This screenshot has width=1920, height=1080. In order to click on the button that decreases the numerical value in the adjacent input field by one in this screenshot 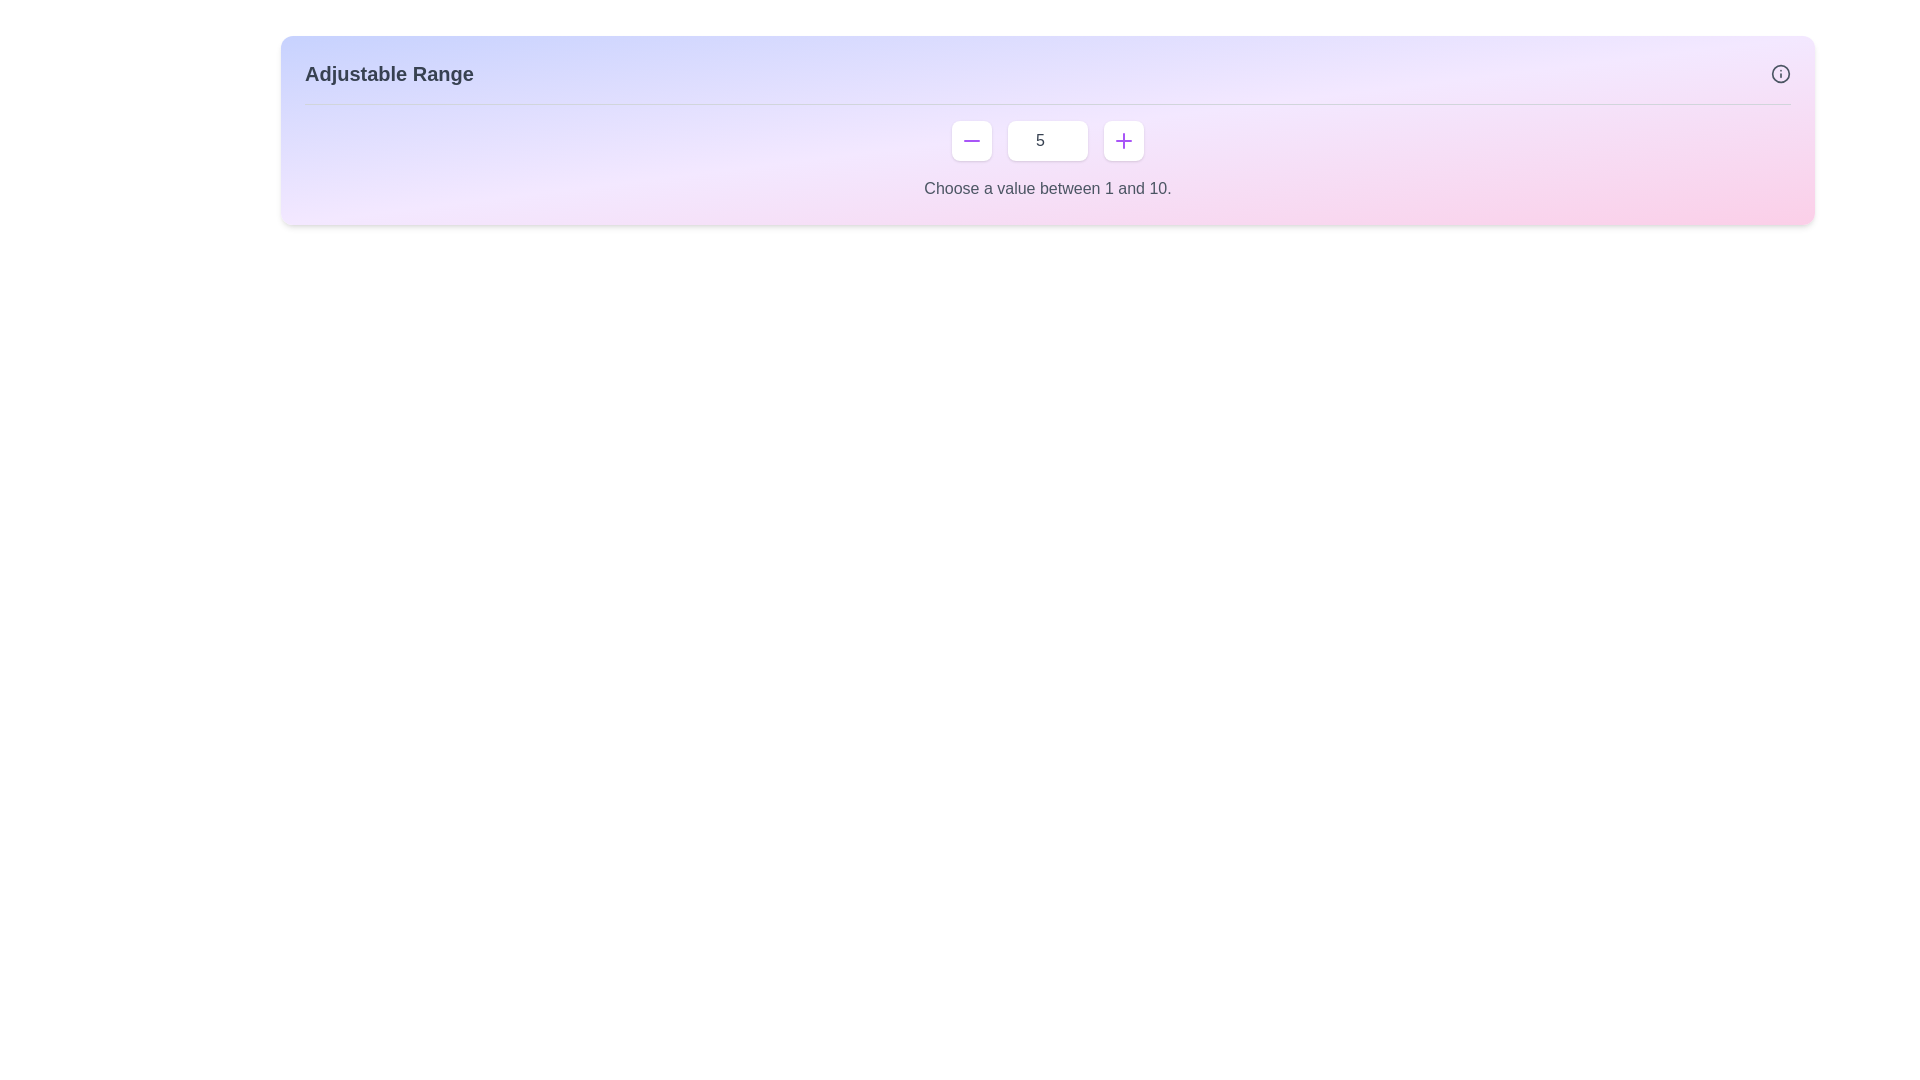, I will do `click(971, 140)`.